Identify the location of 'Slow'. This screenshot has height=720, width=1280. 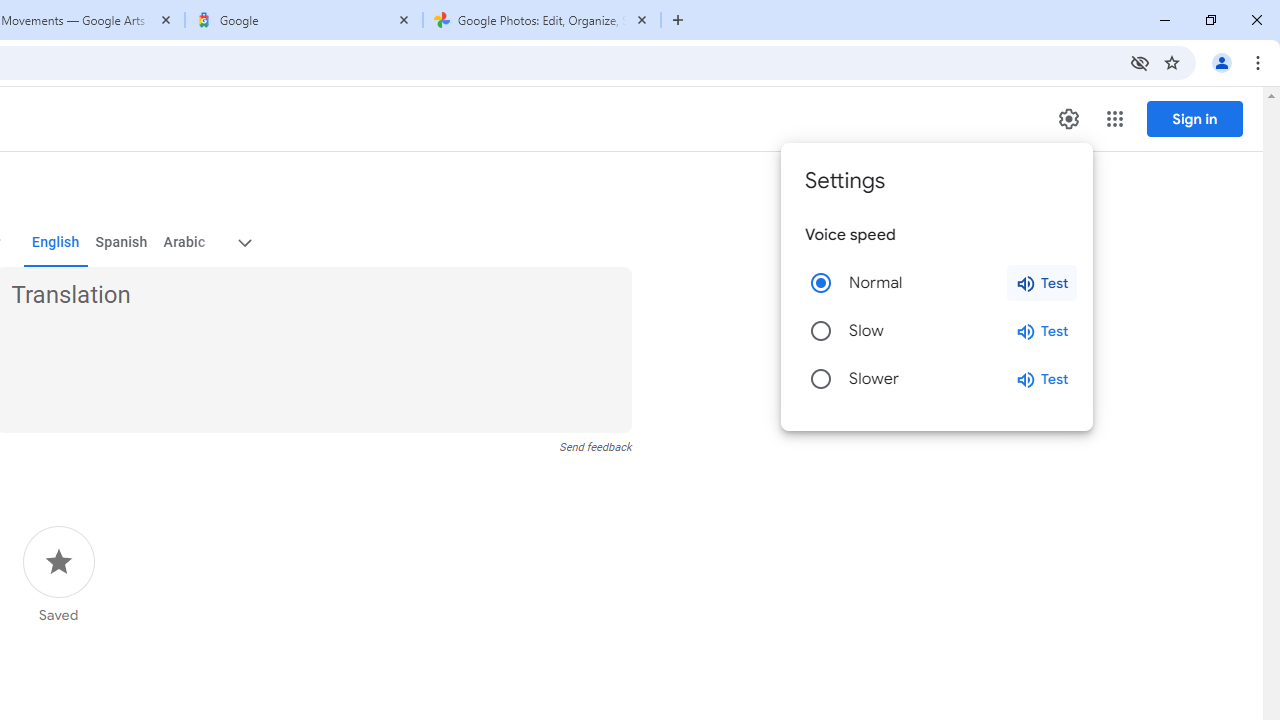
(821, 329).